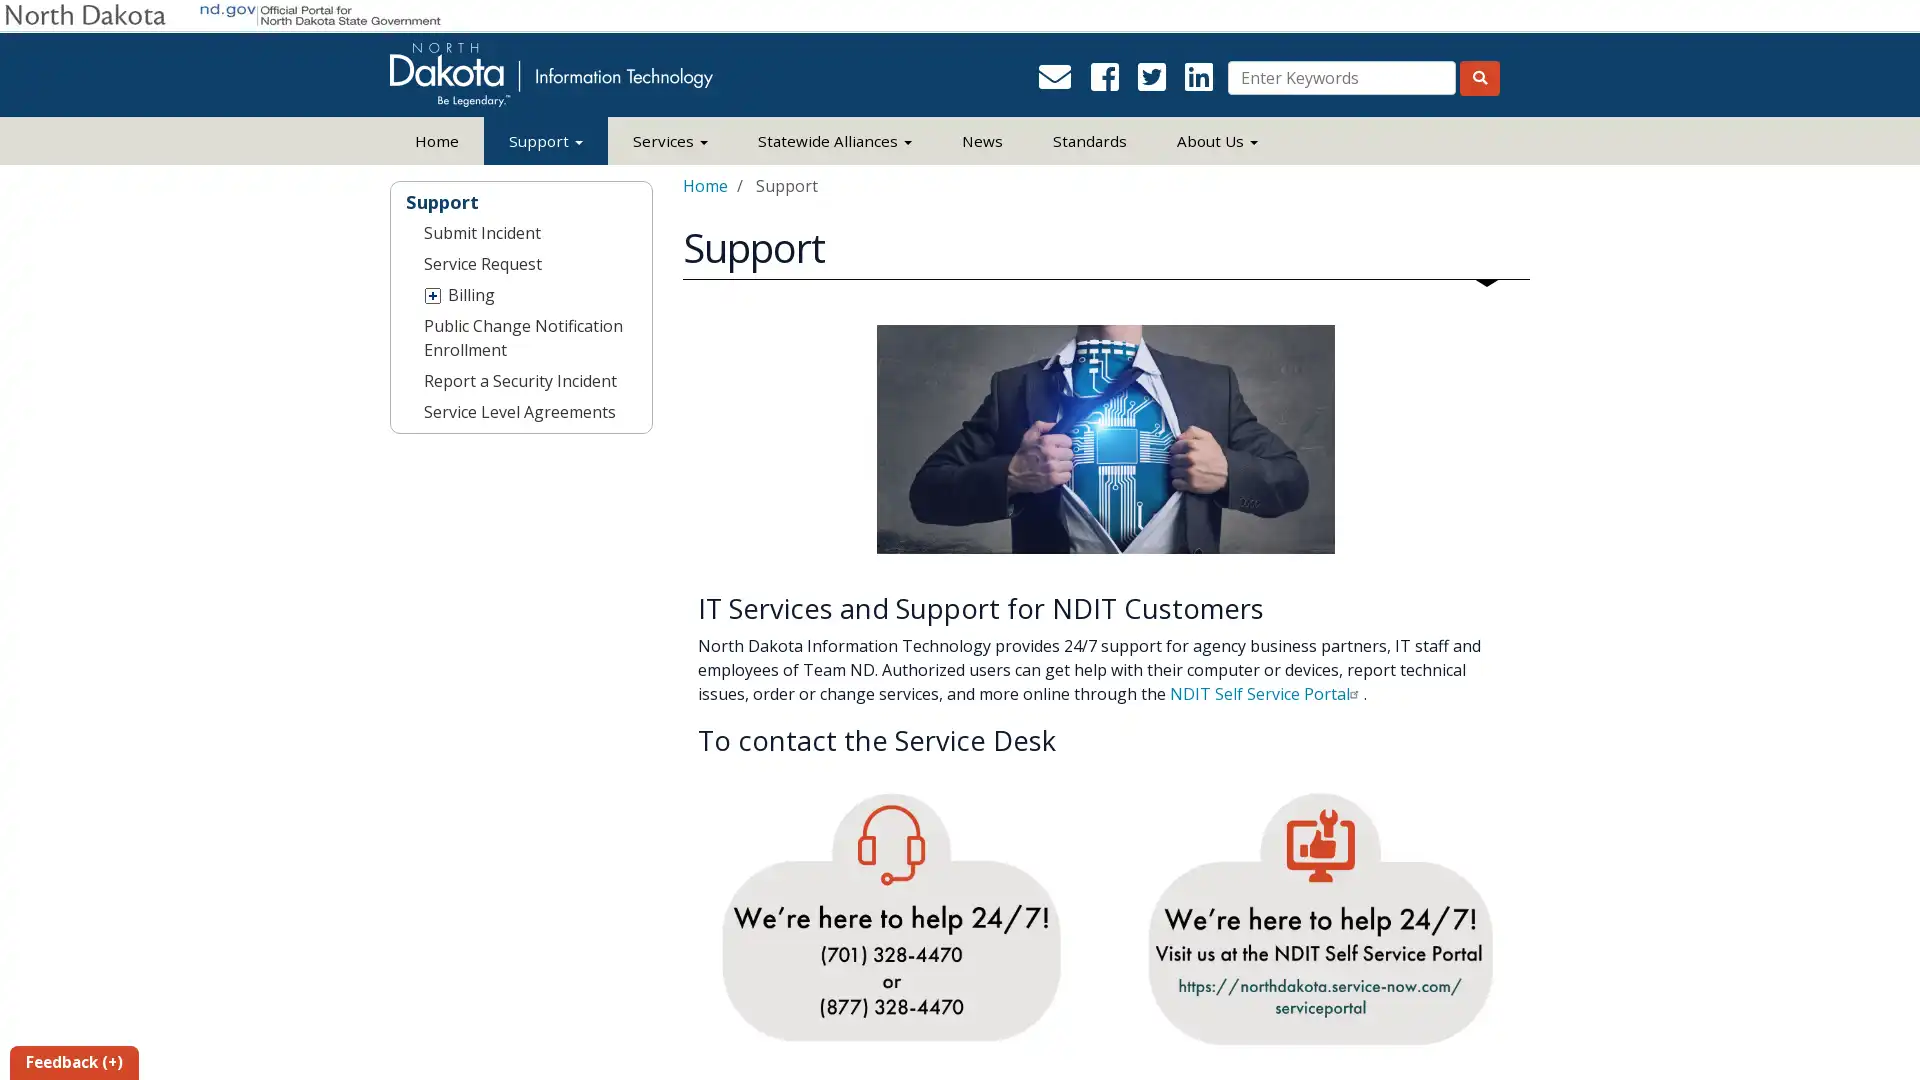 The width and height of the screenshot is (1920, 1080). I want to click on Follow Us on Facebook, so click(1109, 82).